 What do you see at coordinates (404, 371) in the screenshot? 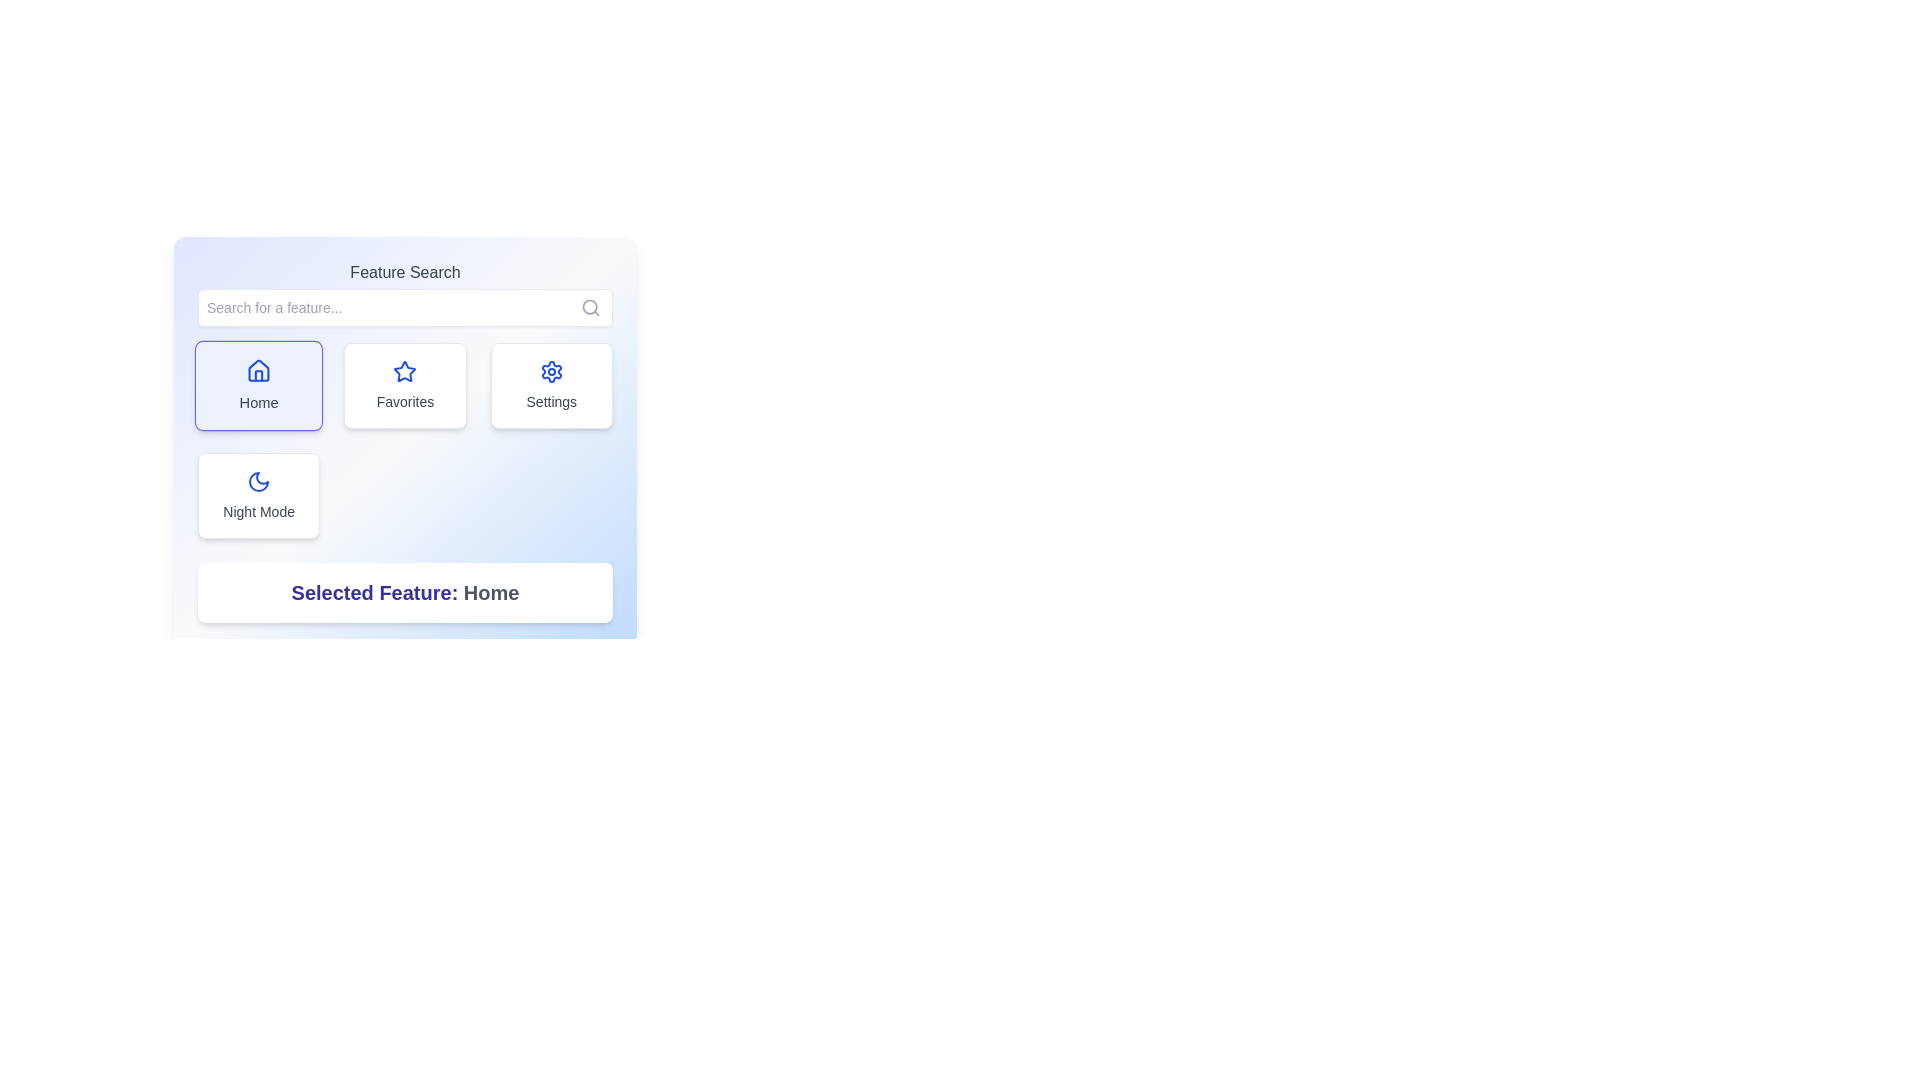
I see `the star icon with a blue outline located above the text 'Favorites' in the card-style UI component` at bounding box center [404, 371].